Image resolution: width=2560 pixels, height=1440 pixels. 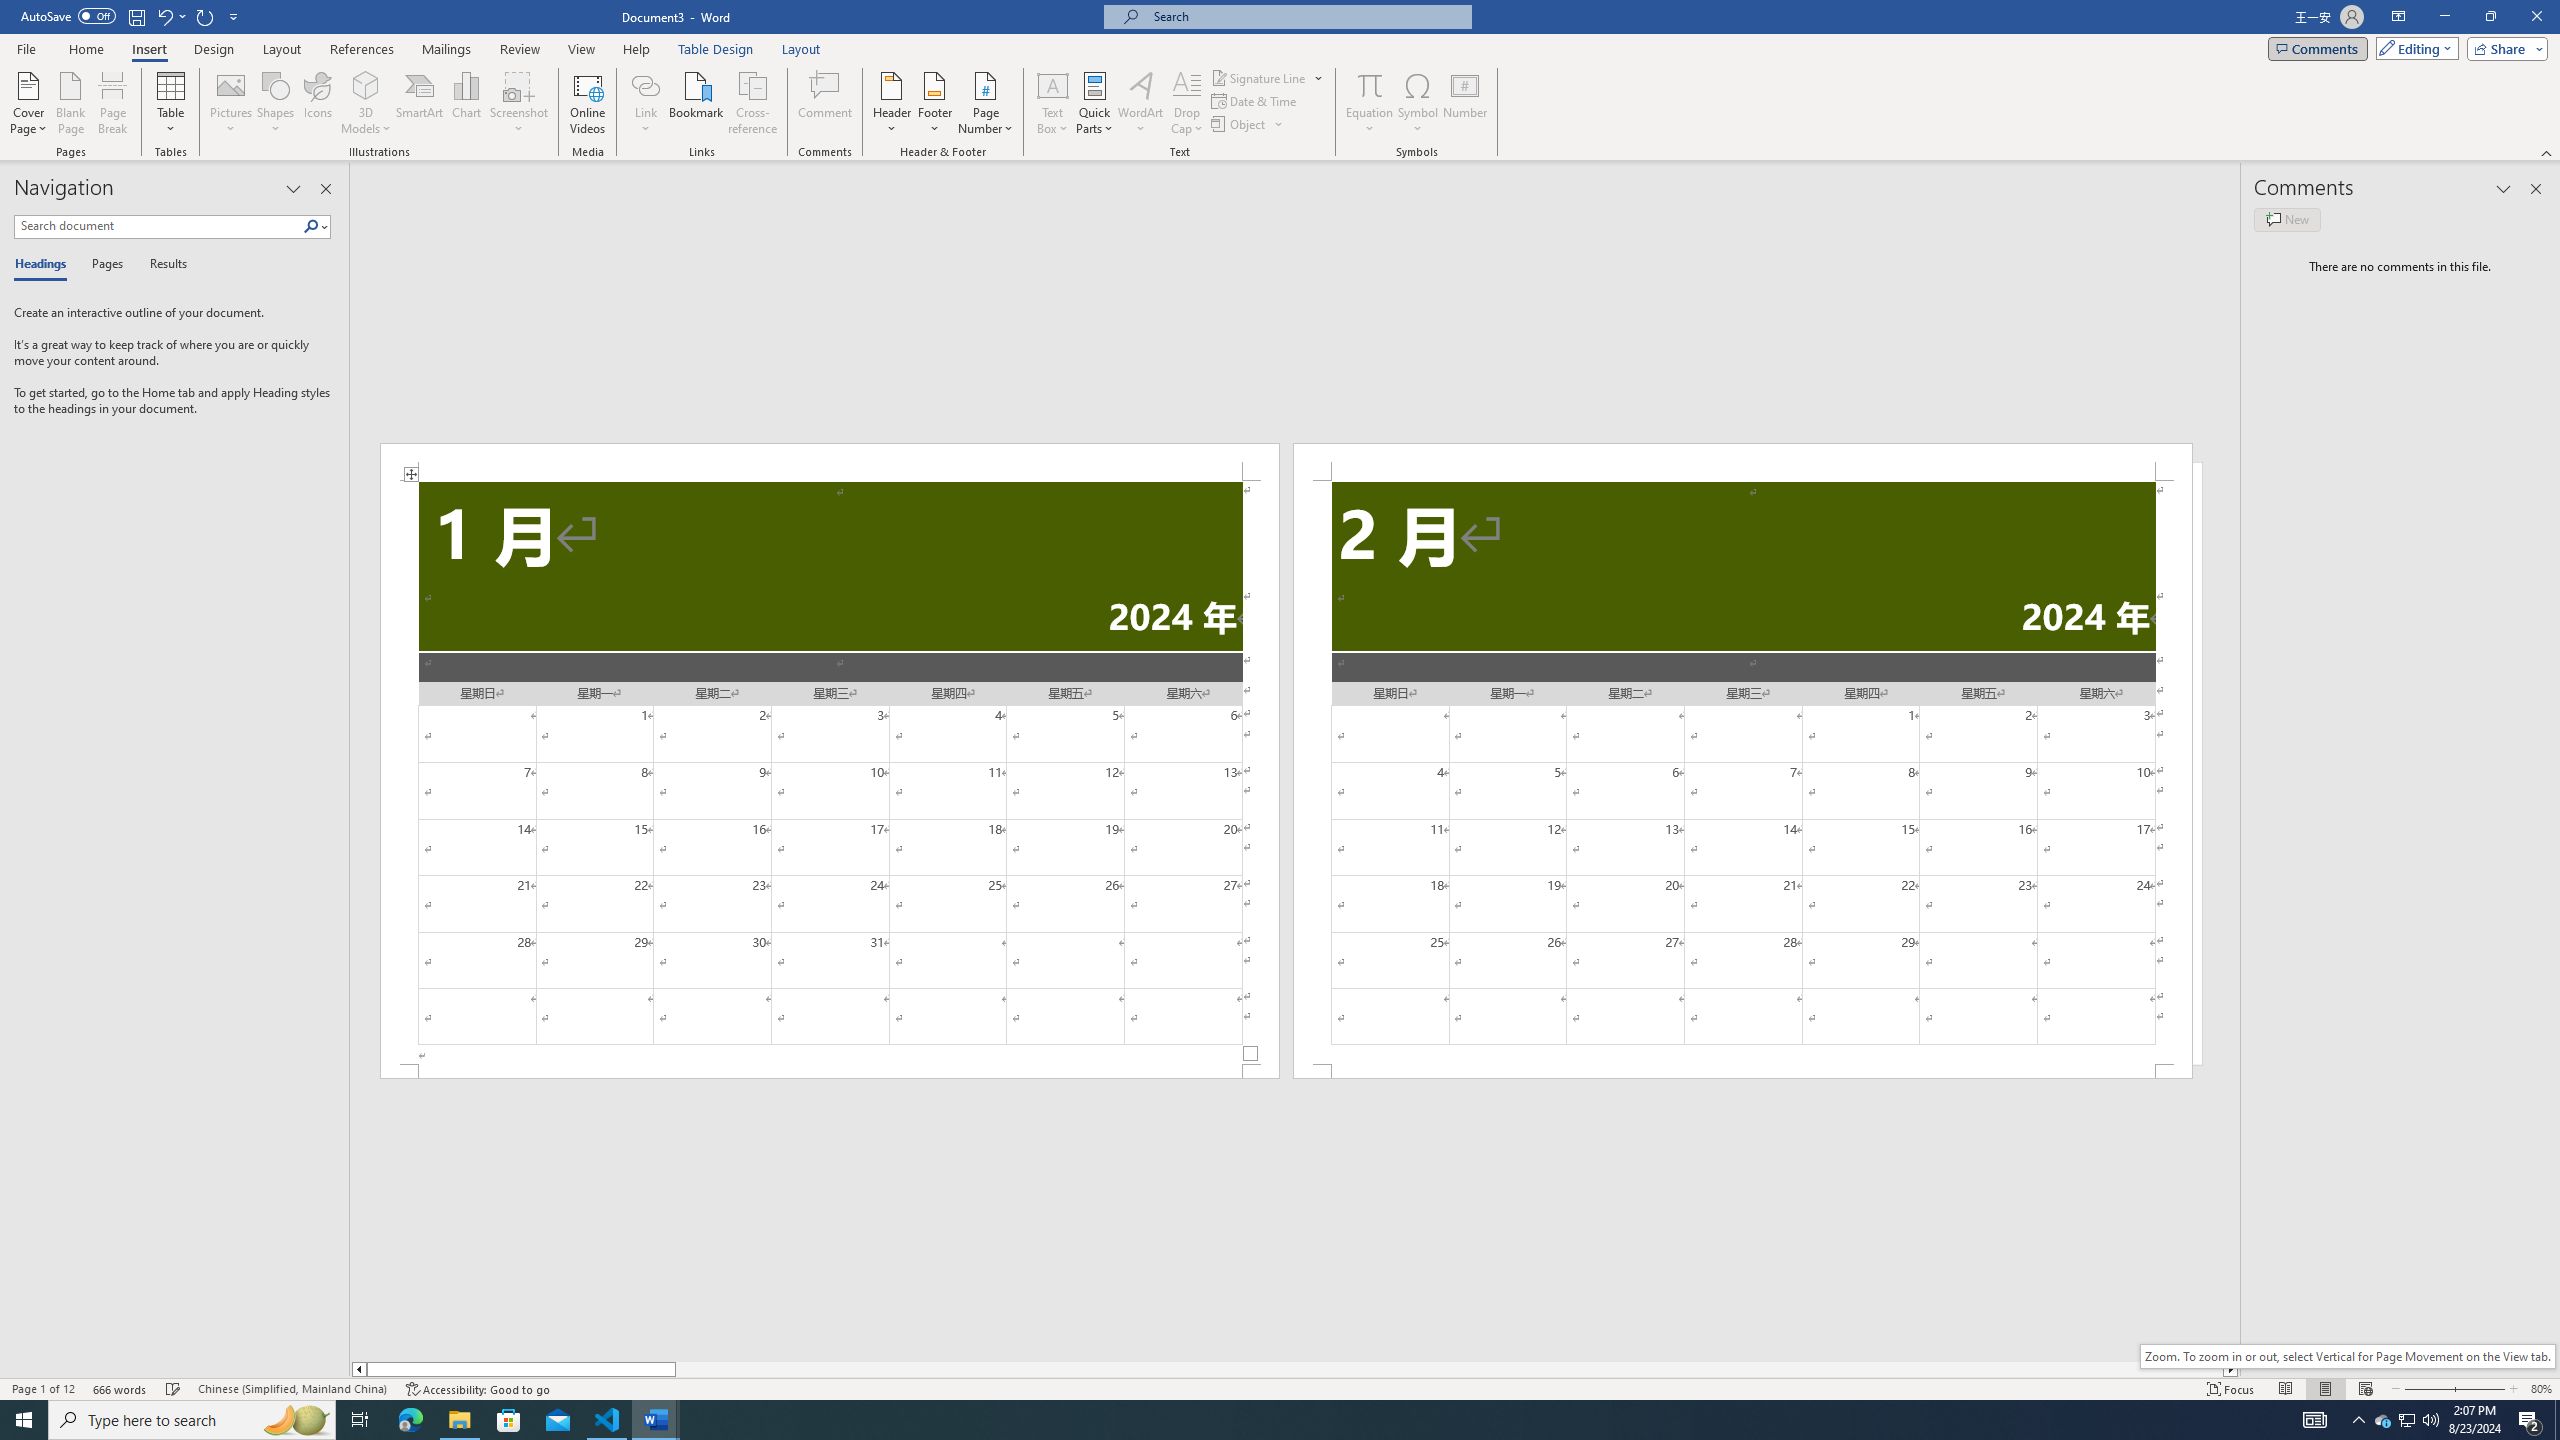 What do you see at coordinates (892, 103) in the screenshot?
I see `'Header'` at bounding box center [892, 103].